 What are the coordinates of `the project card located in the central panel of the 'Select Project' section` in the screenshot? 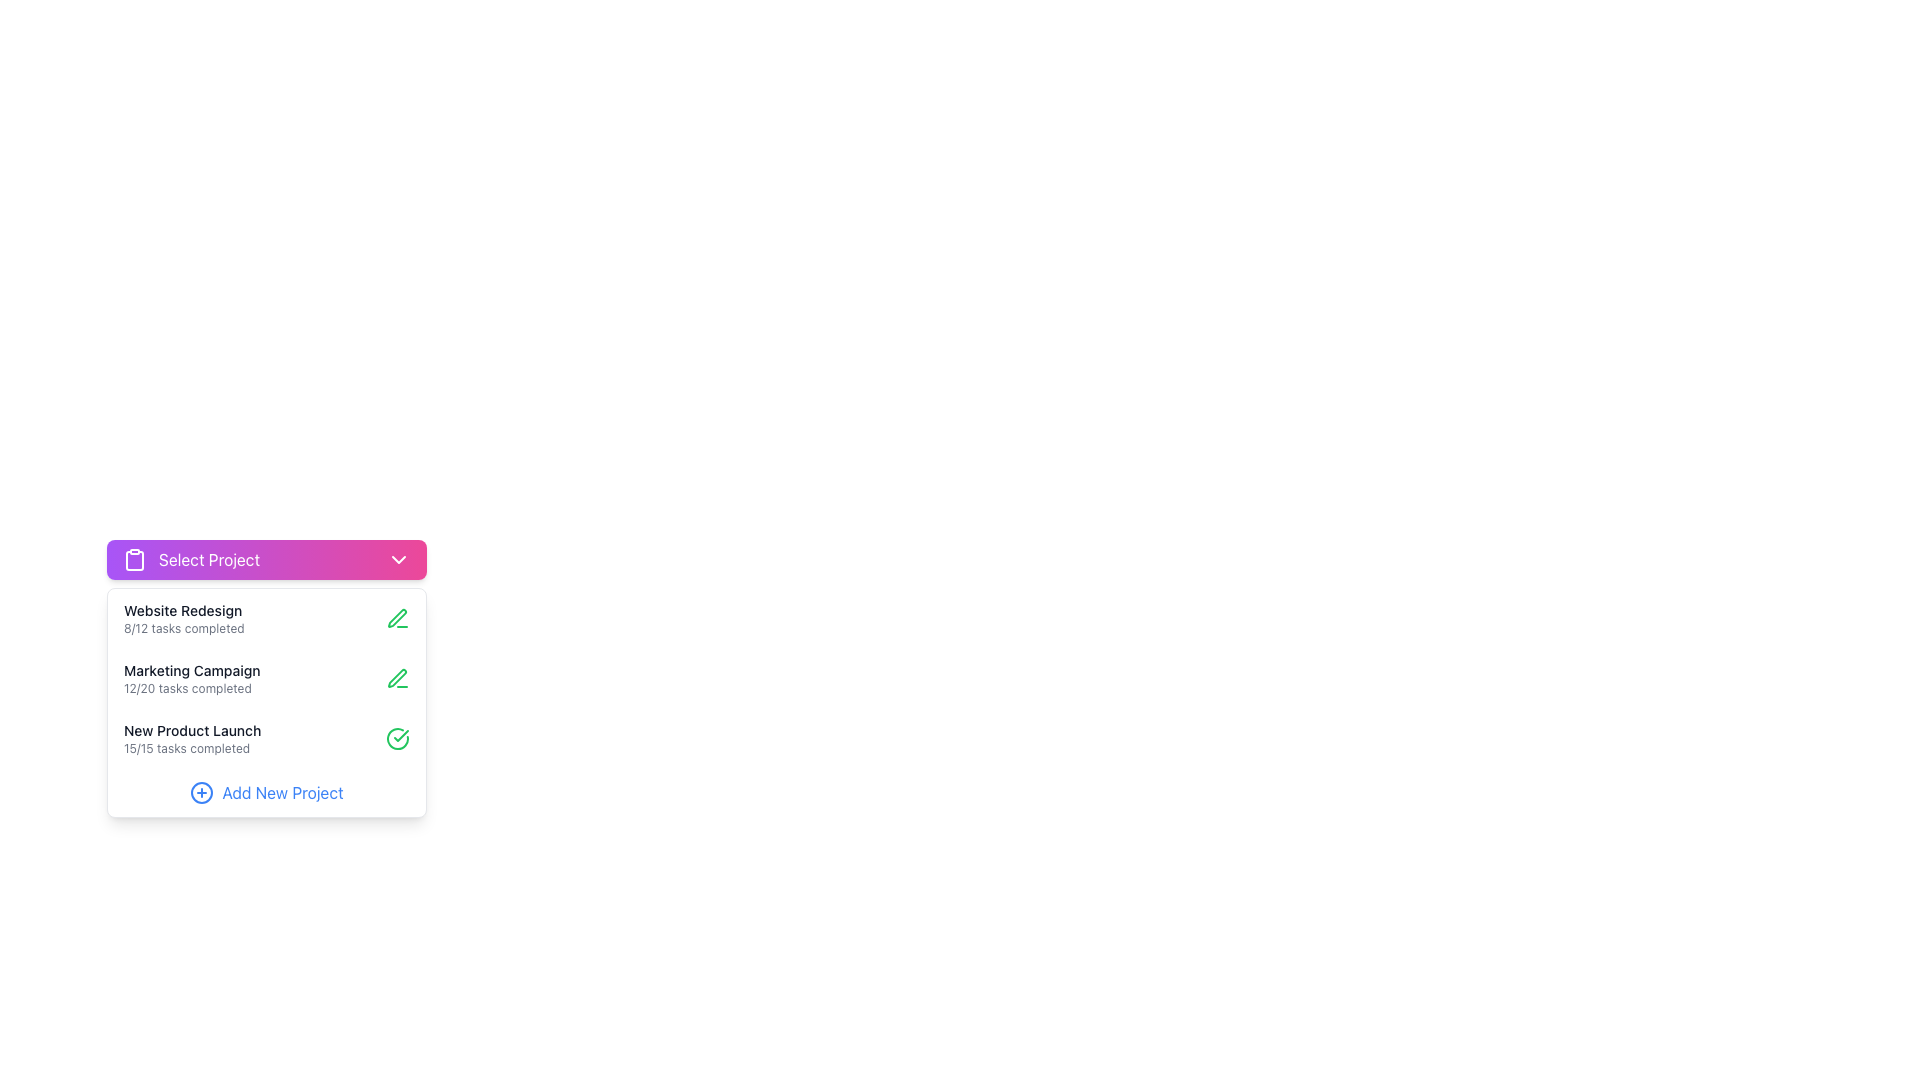 It's located at (266, 677).